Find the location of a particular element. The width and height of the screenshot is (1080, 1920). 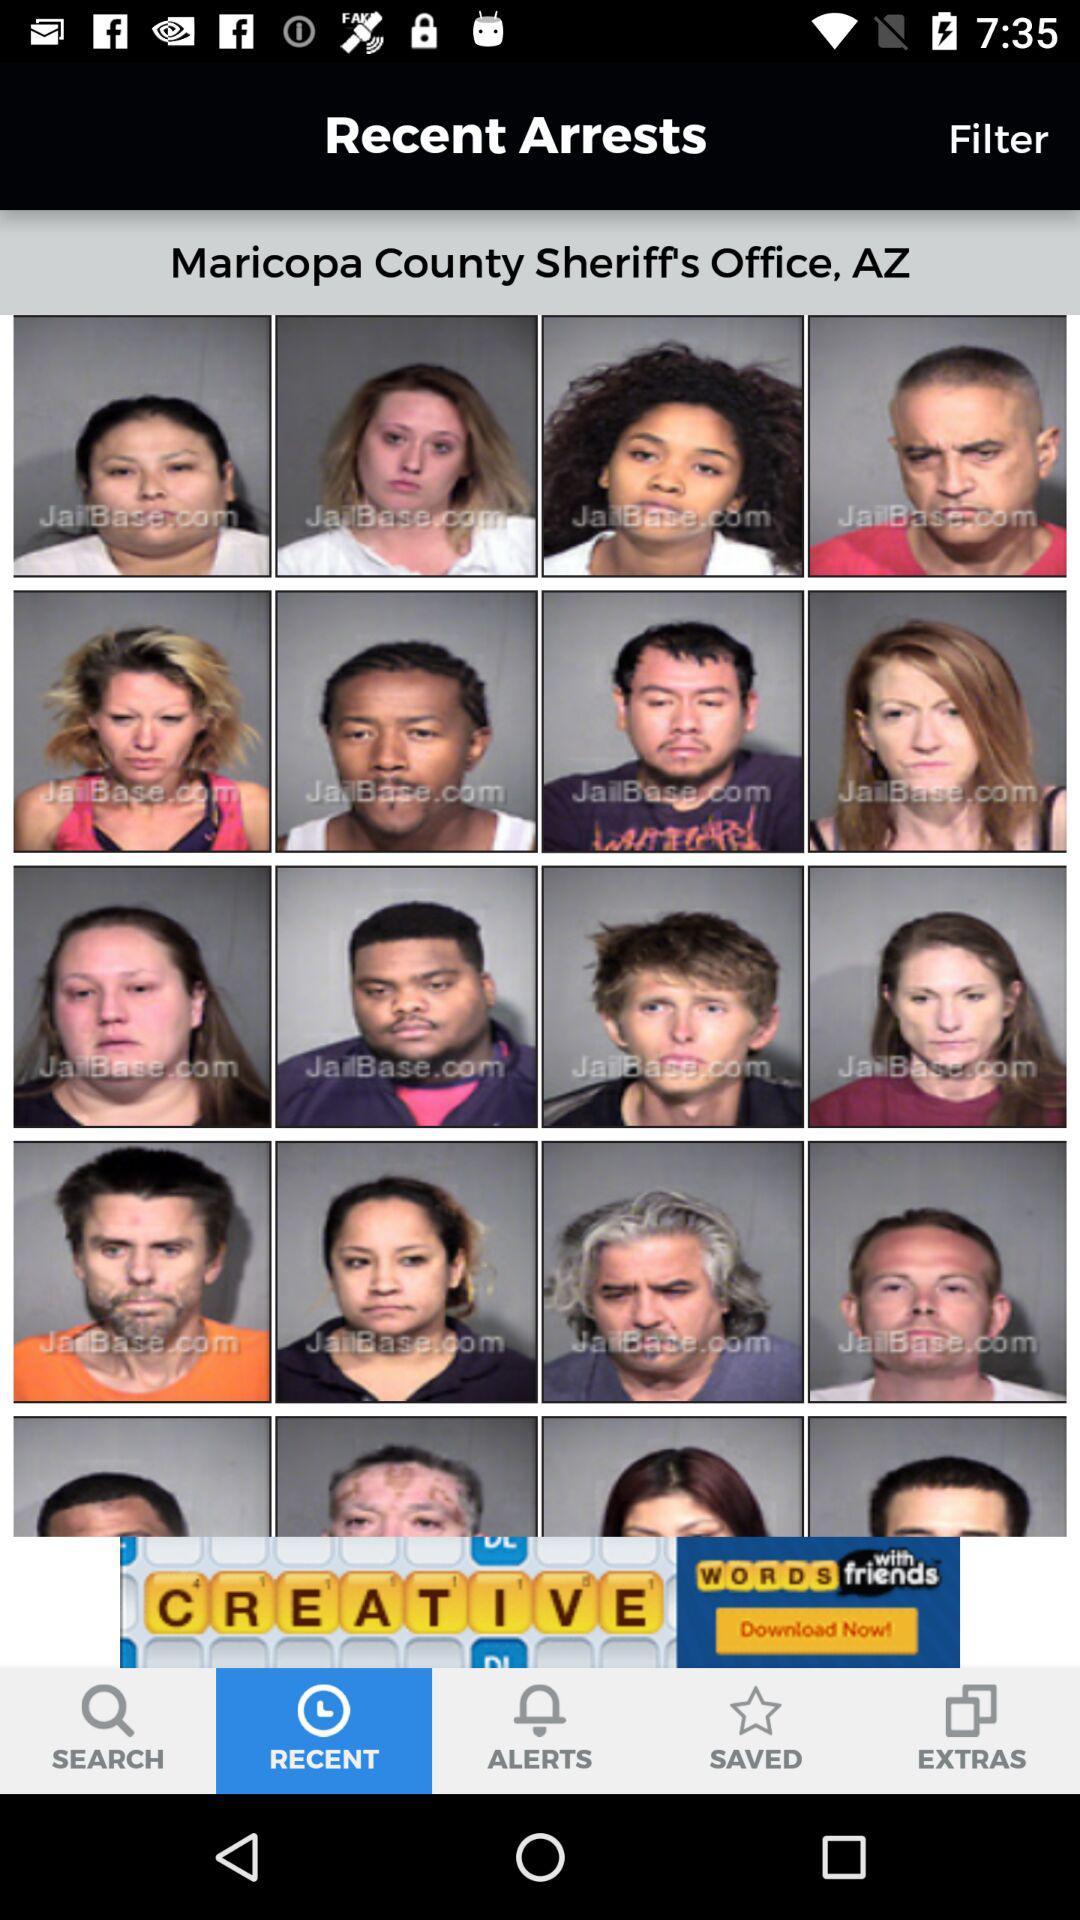

item next to filter icon is located at coordinates (479, 134).